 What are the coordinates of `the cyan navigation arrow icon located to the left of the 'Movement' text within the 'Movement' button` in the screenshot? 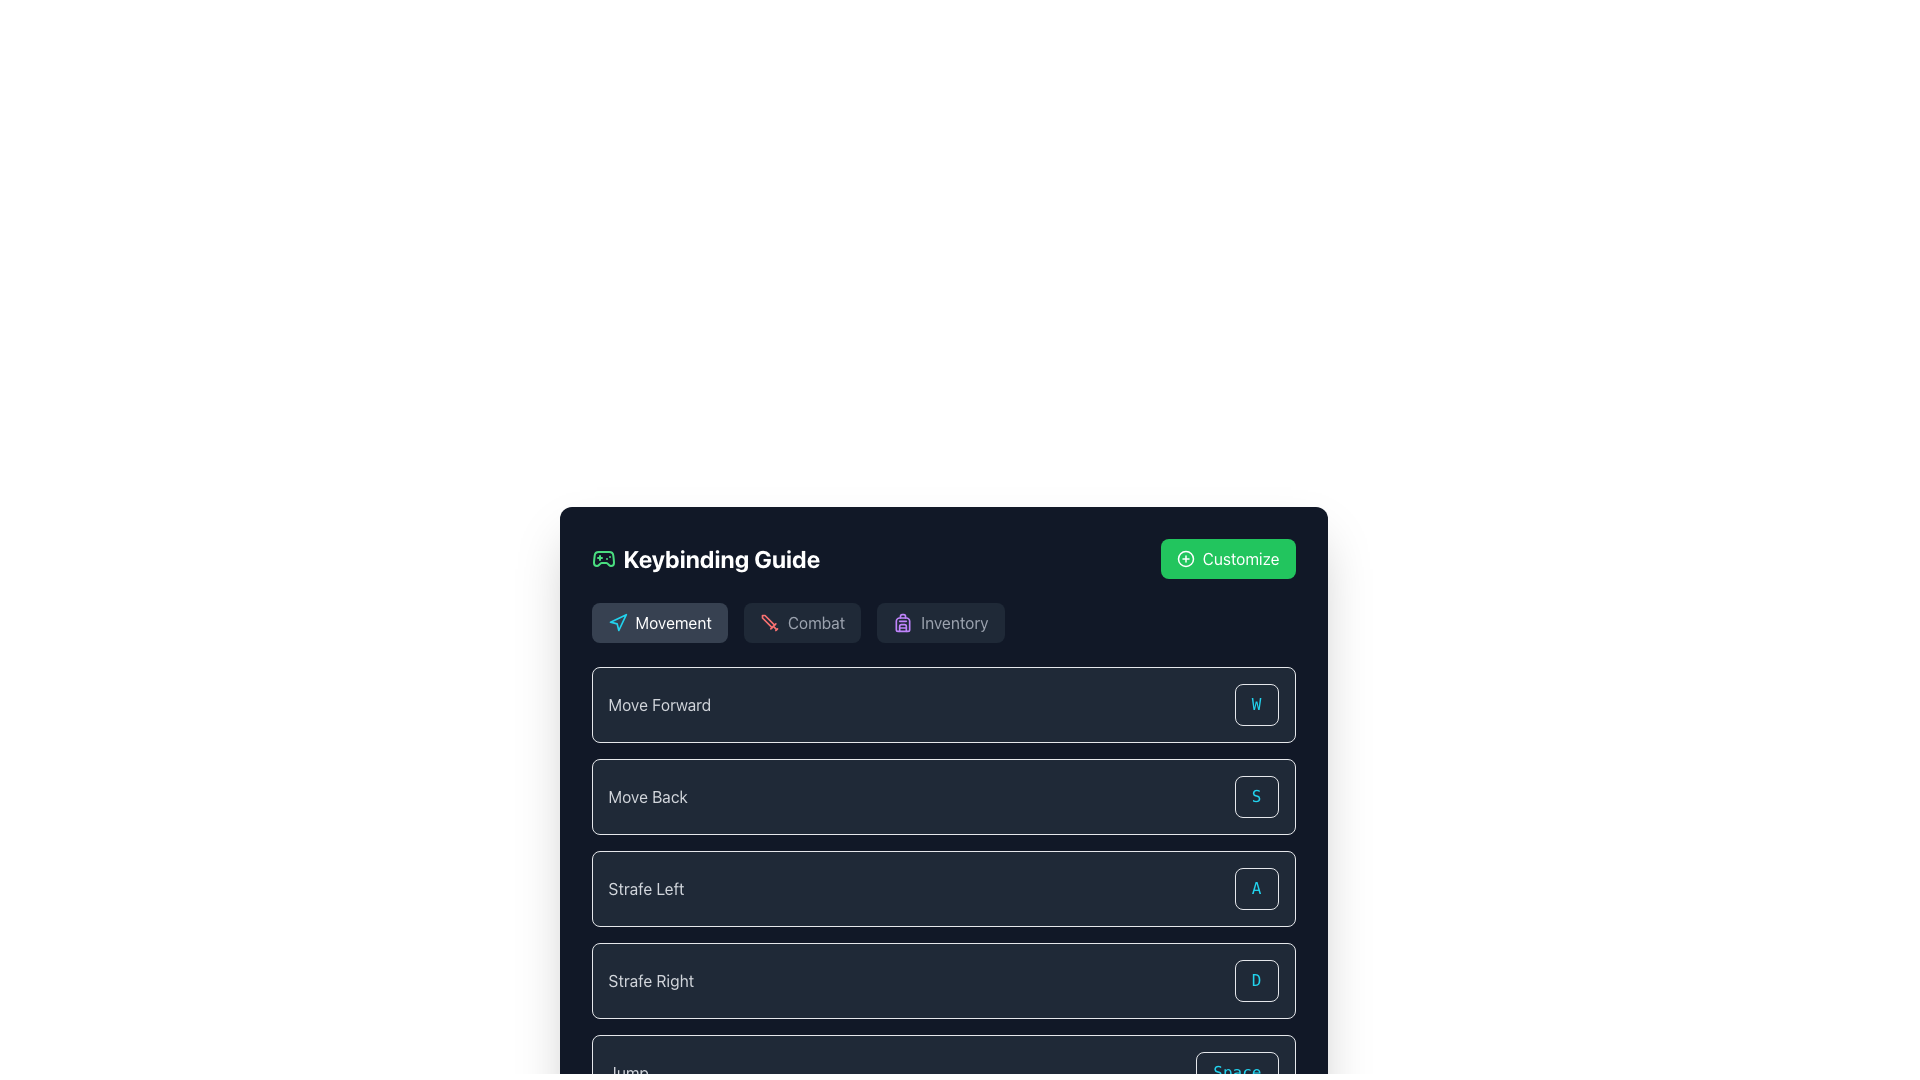 It's located at (616, 622).